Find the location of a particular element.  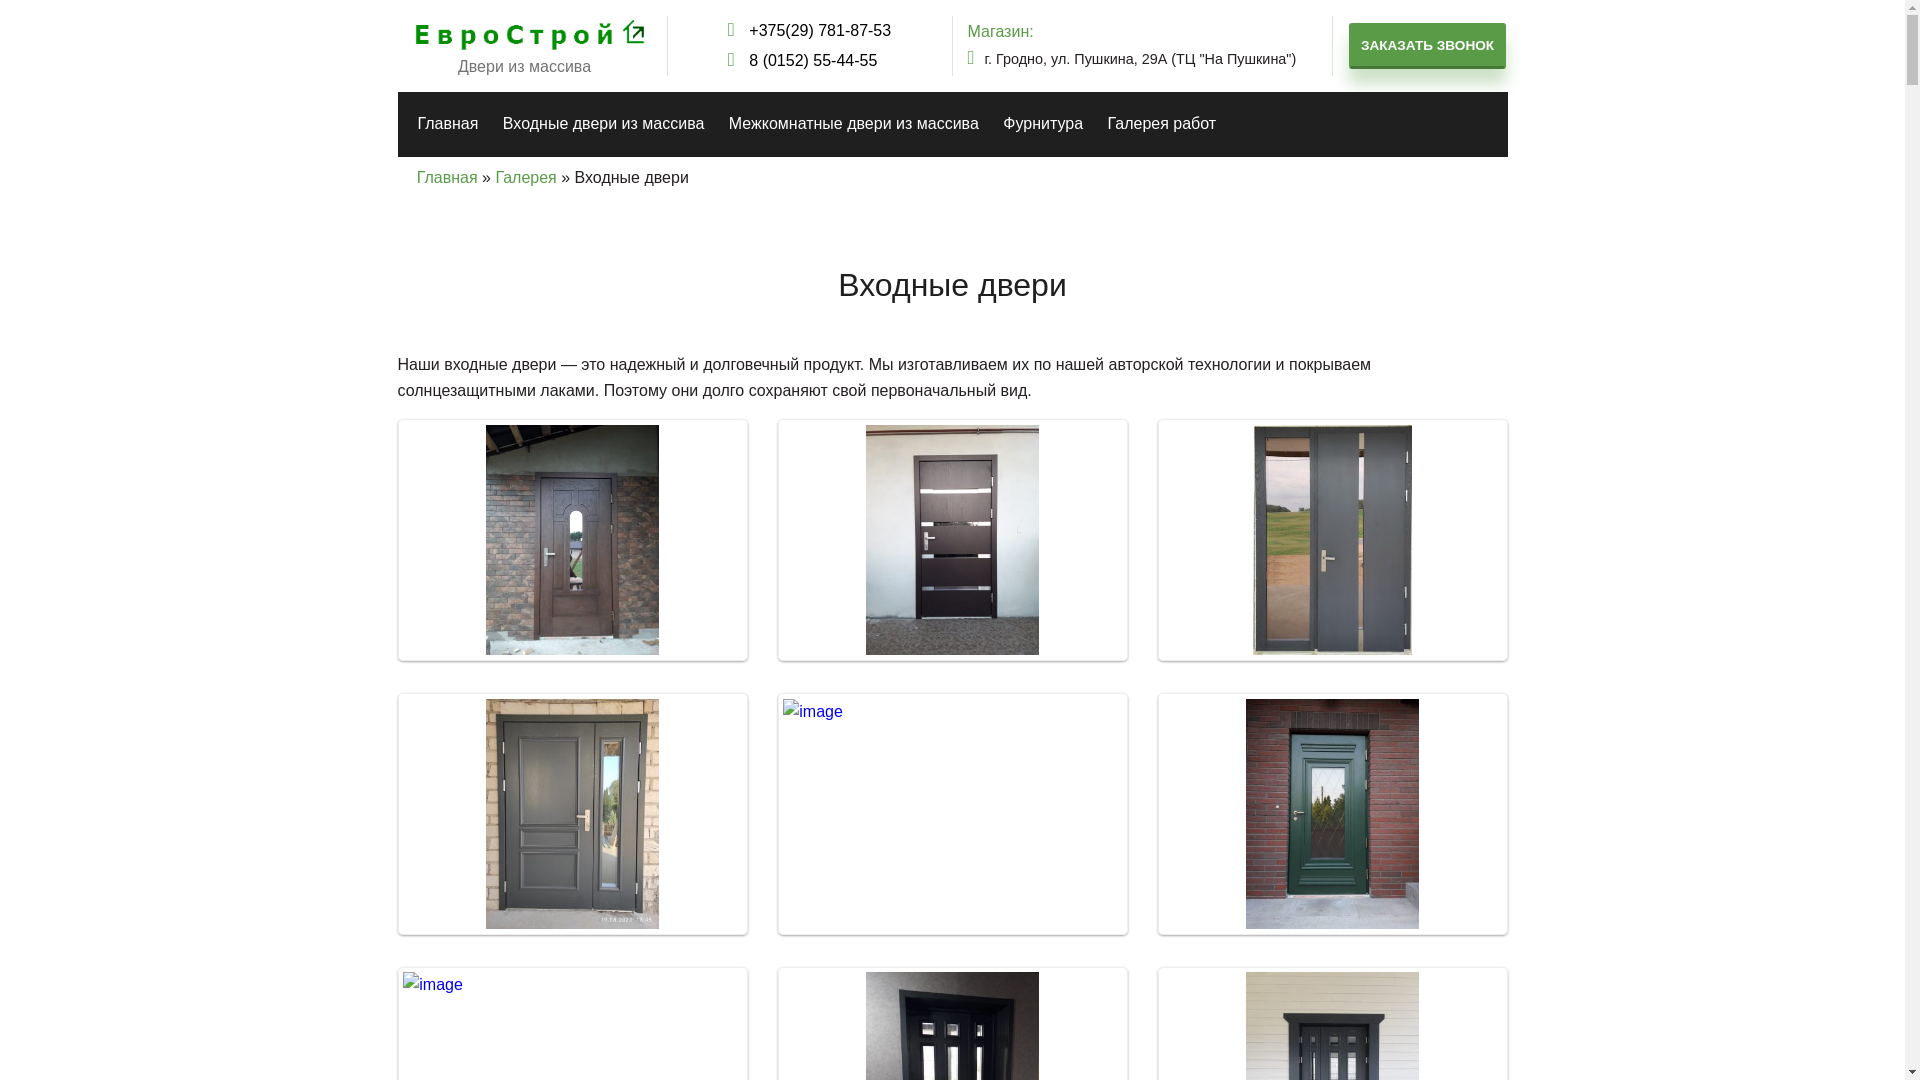

'8 (0152) 55-44-55' is located at coordinates (809, 60).